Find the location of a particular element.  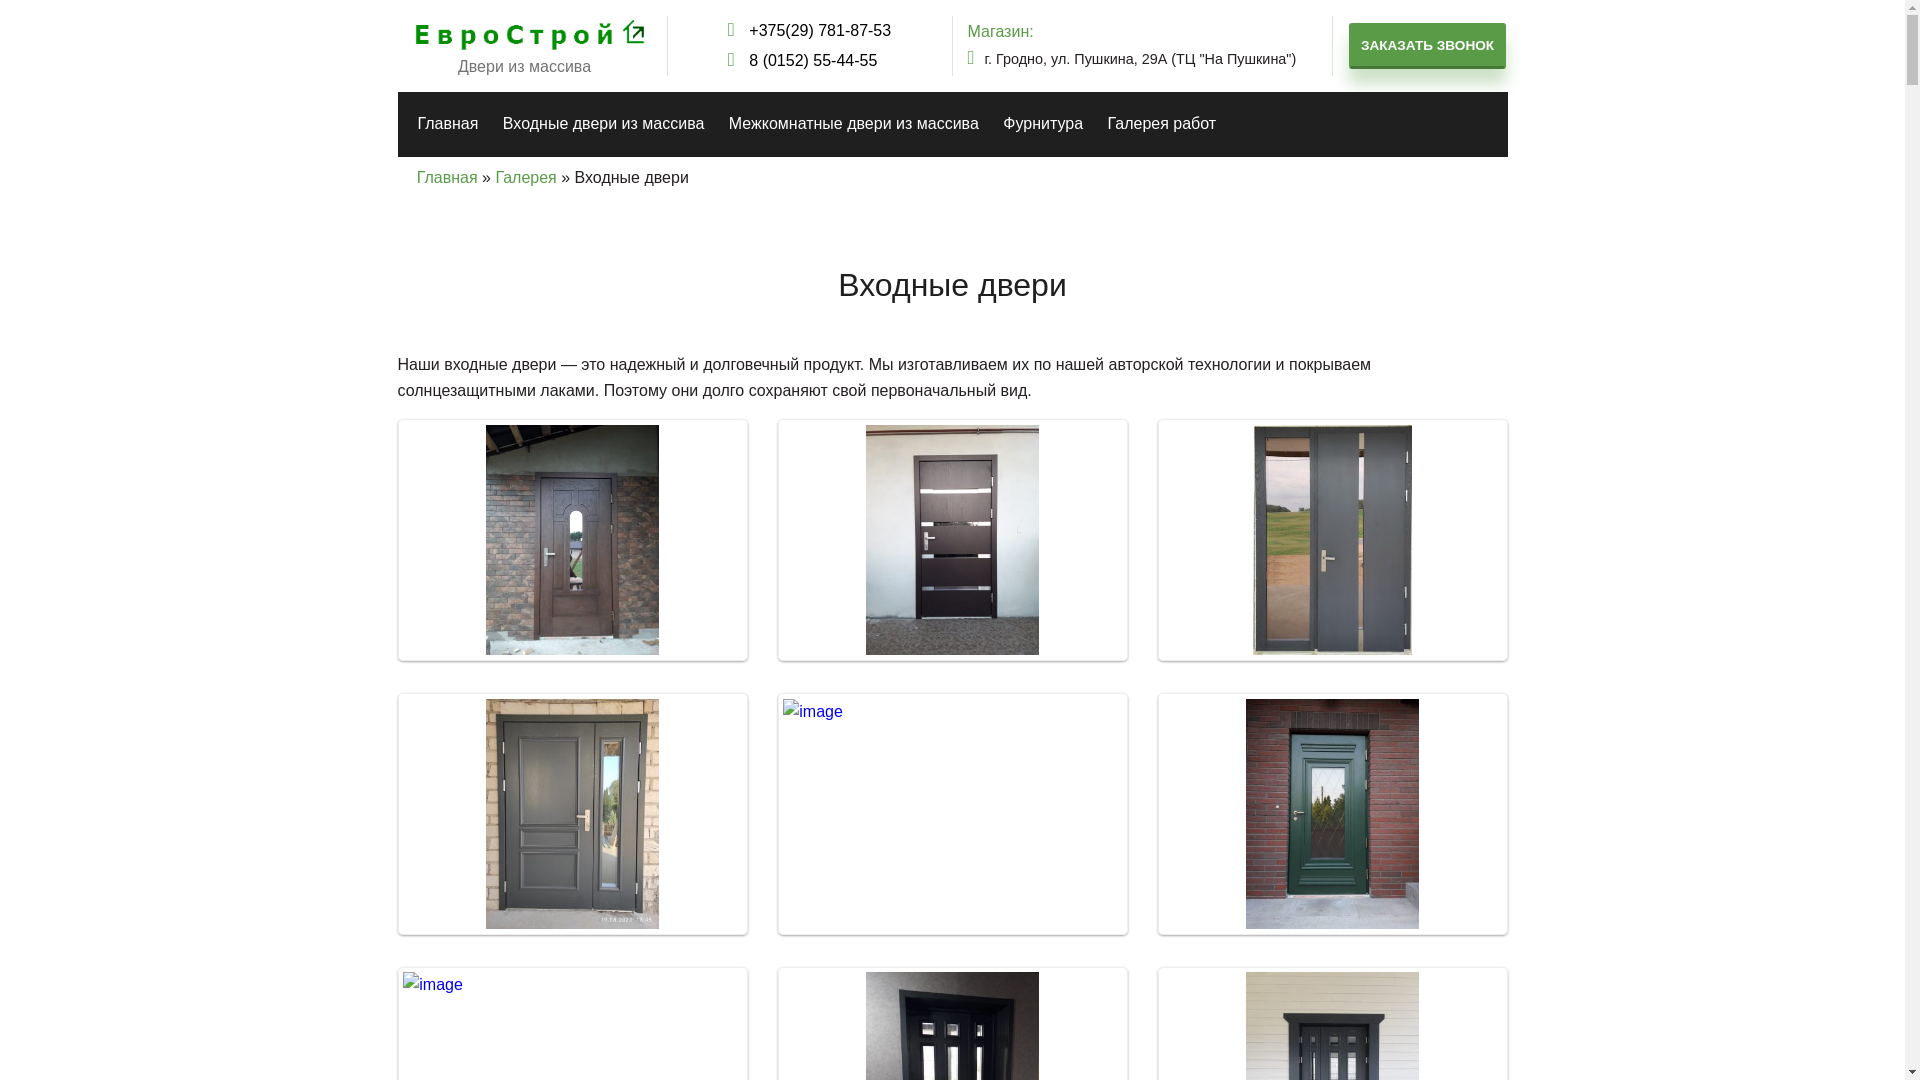

'8 (0152) 55-44-55' is located at coordinates (809, 60).